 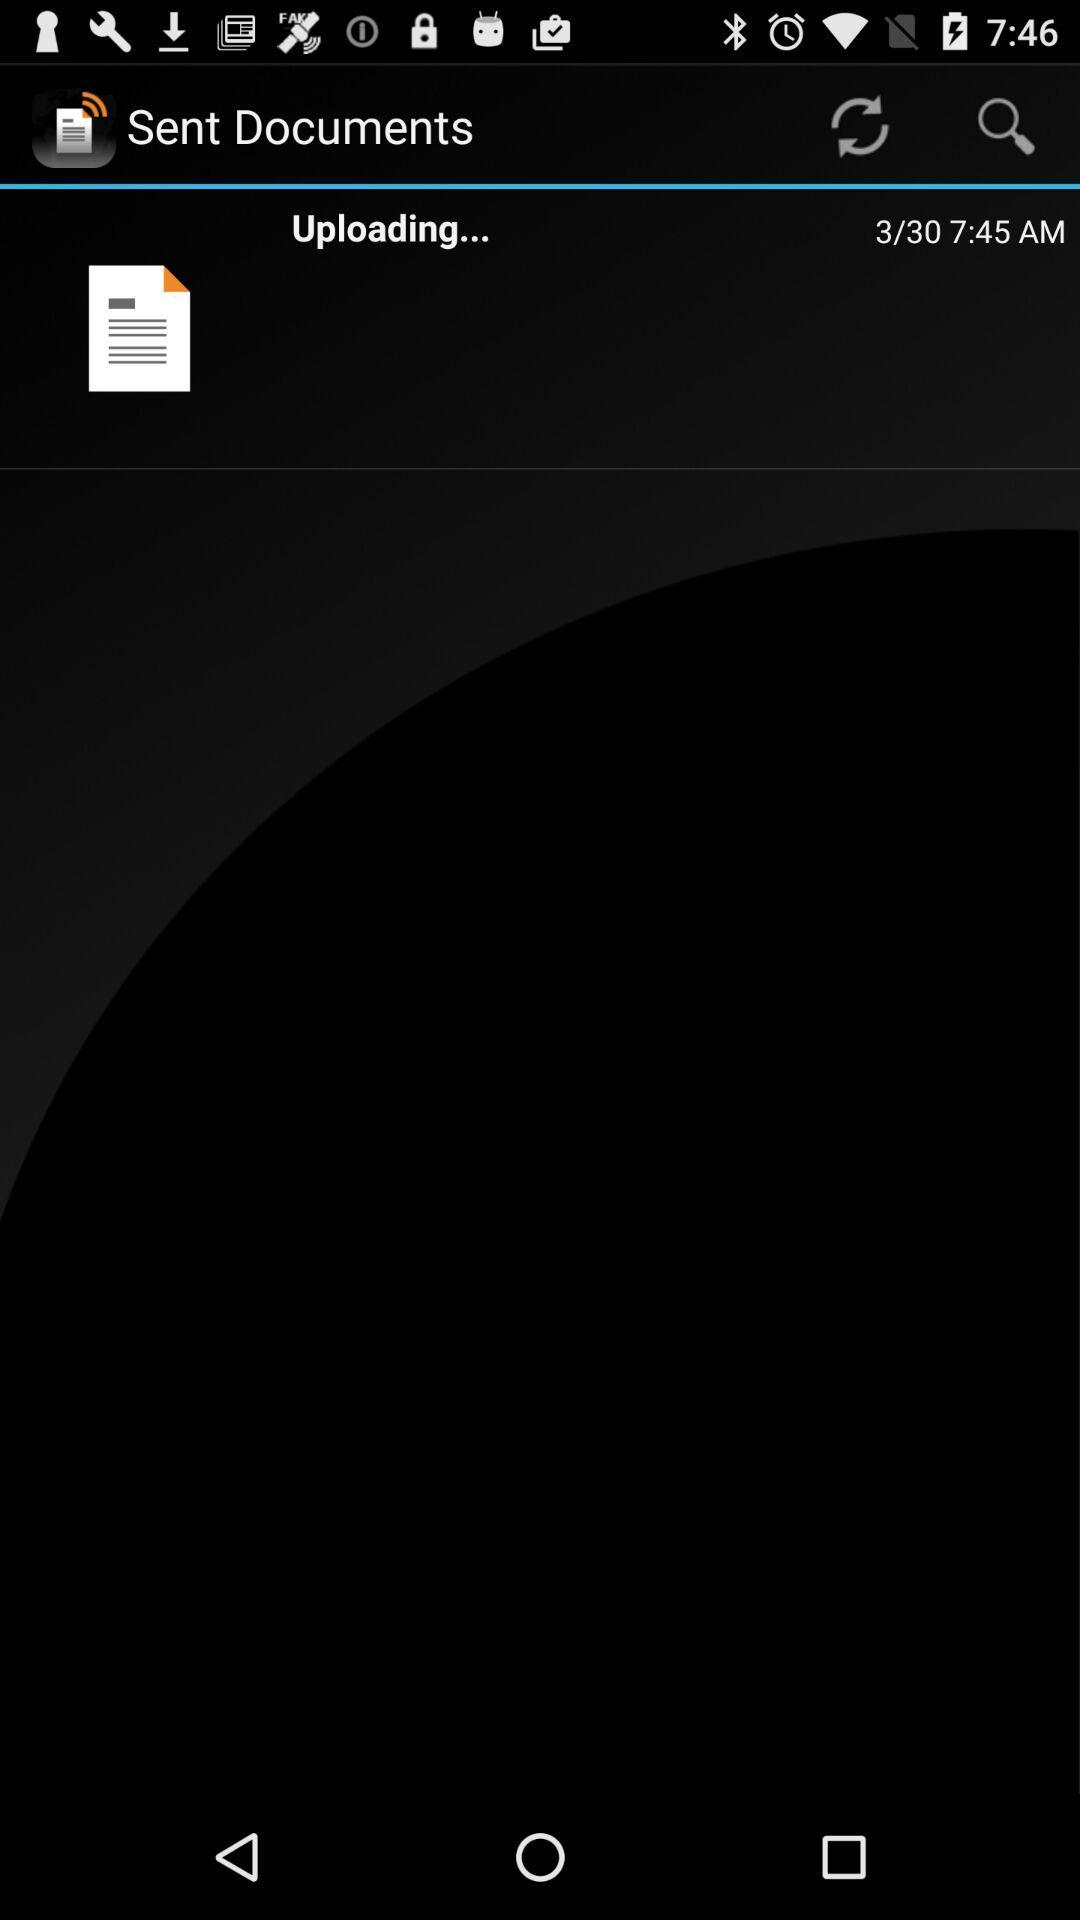 I want to click on icon next to uploading... app, so click(x=138, y=328).